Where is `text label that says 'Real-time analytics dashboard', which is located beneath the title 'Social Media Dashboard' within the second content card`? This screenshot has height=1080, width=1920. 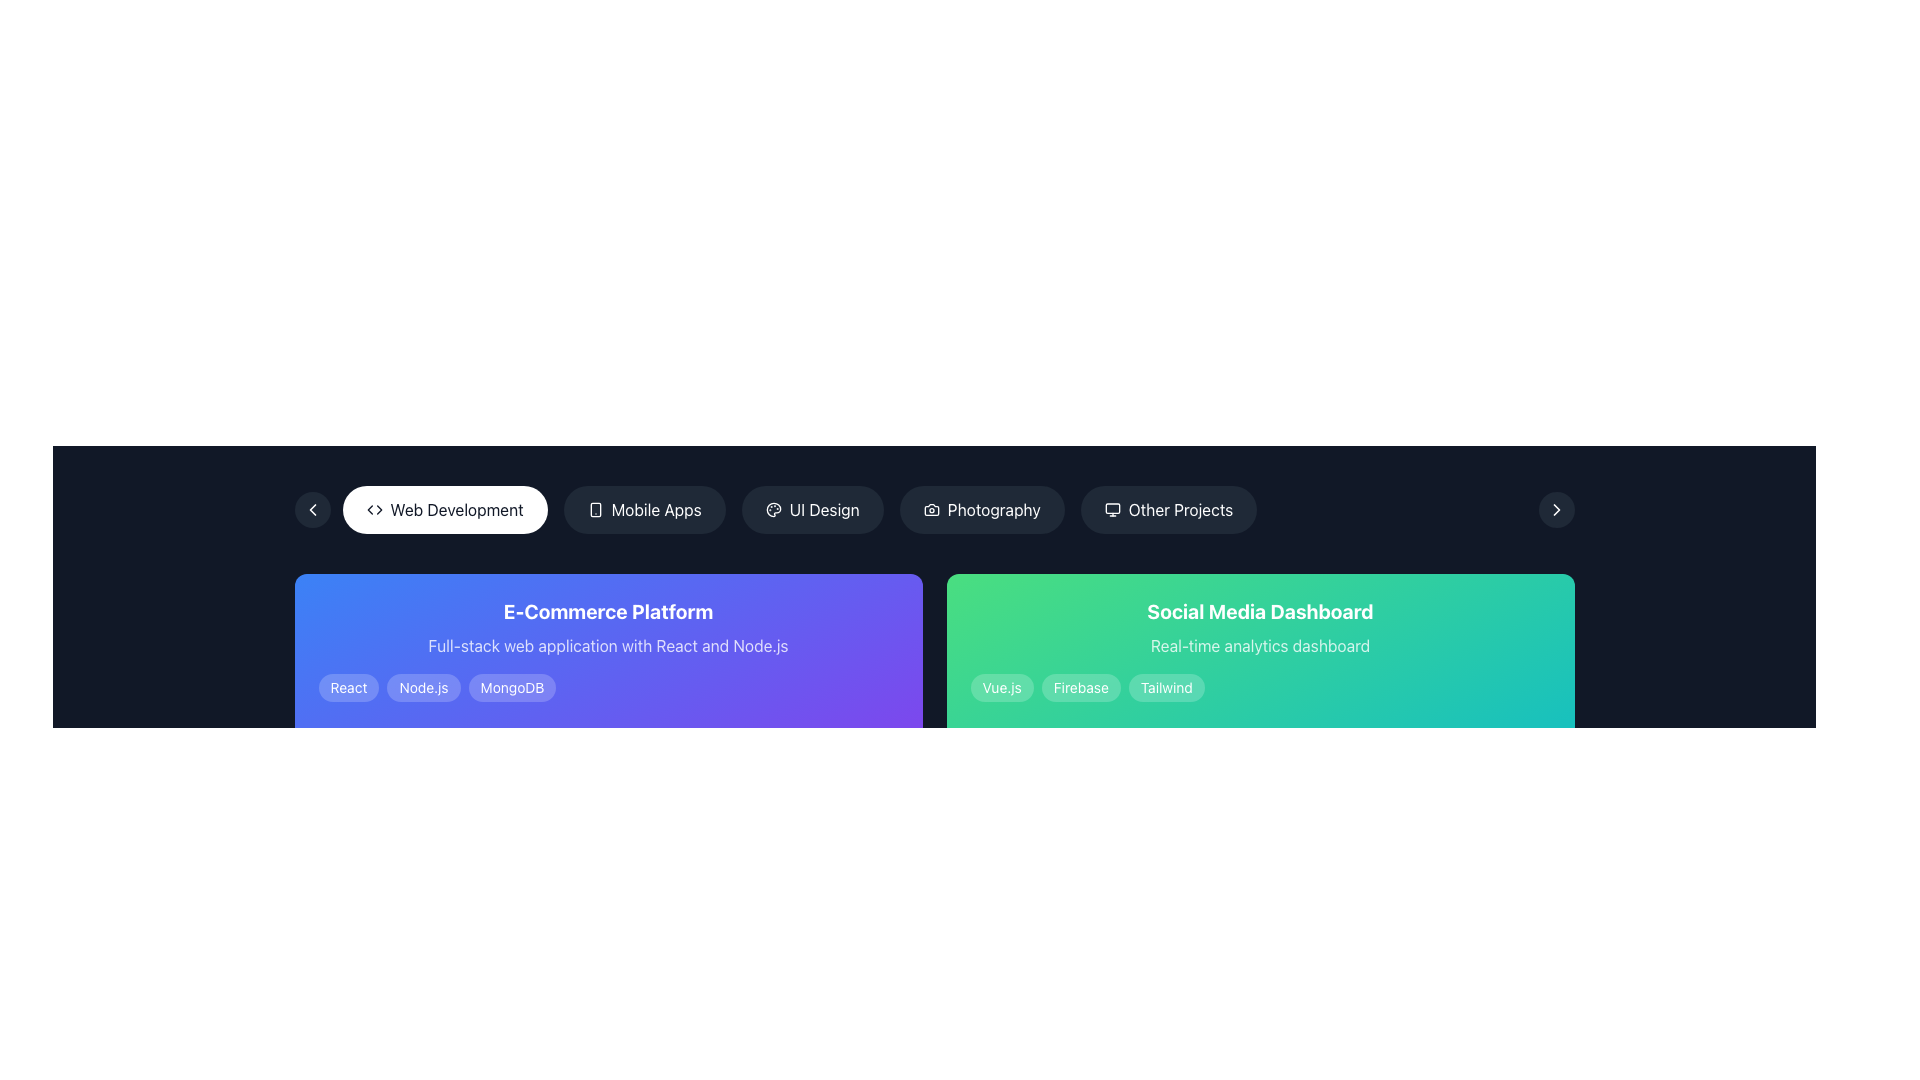
text label that says 'Real-time analytics dashboard', which is located beneath the title 'Social Media Dashboard' within the second content card is located at coordinates (1259, 645).